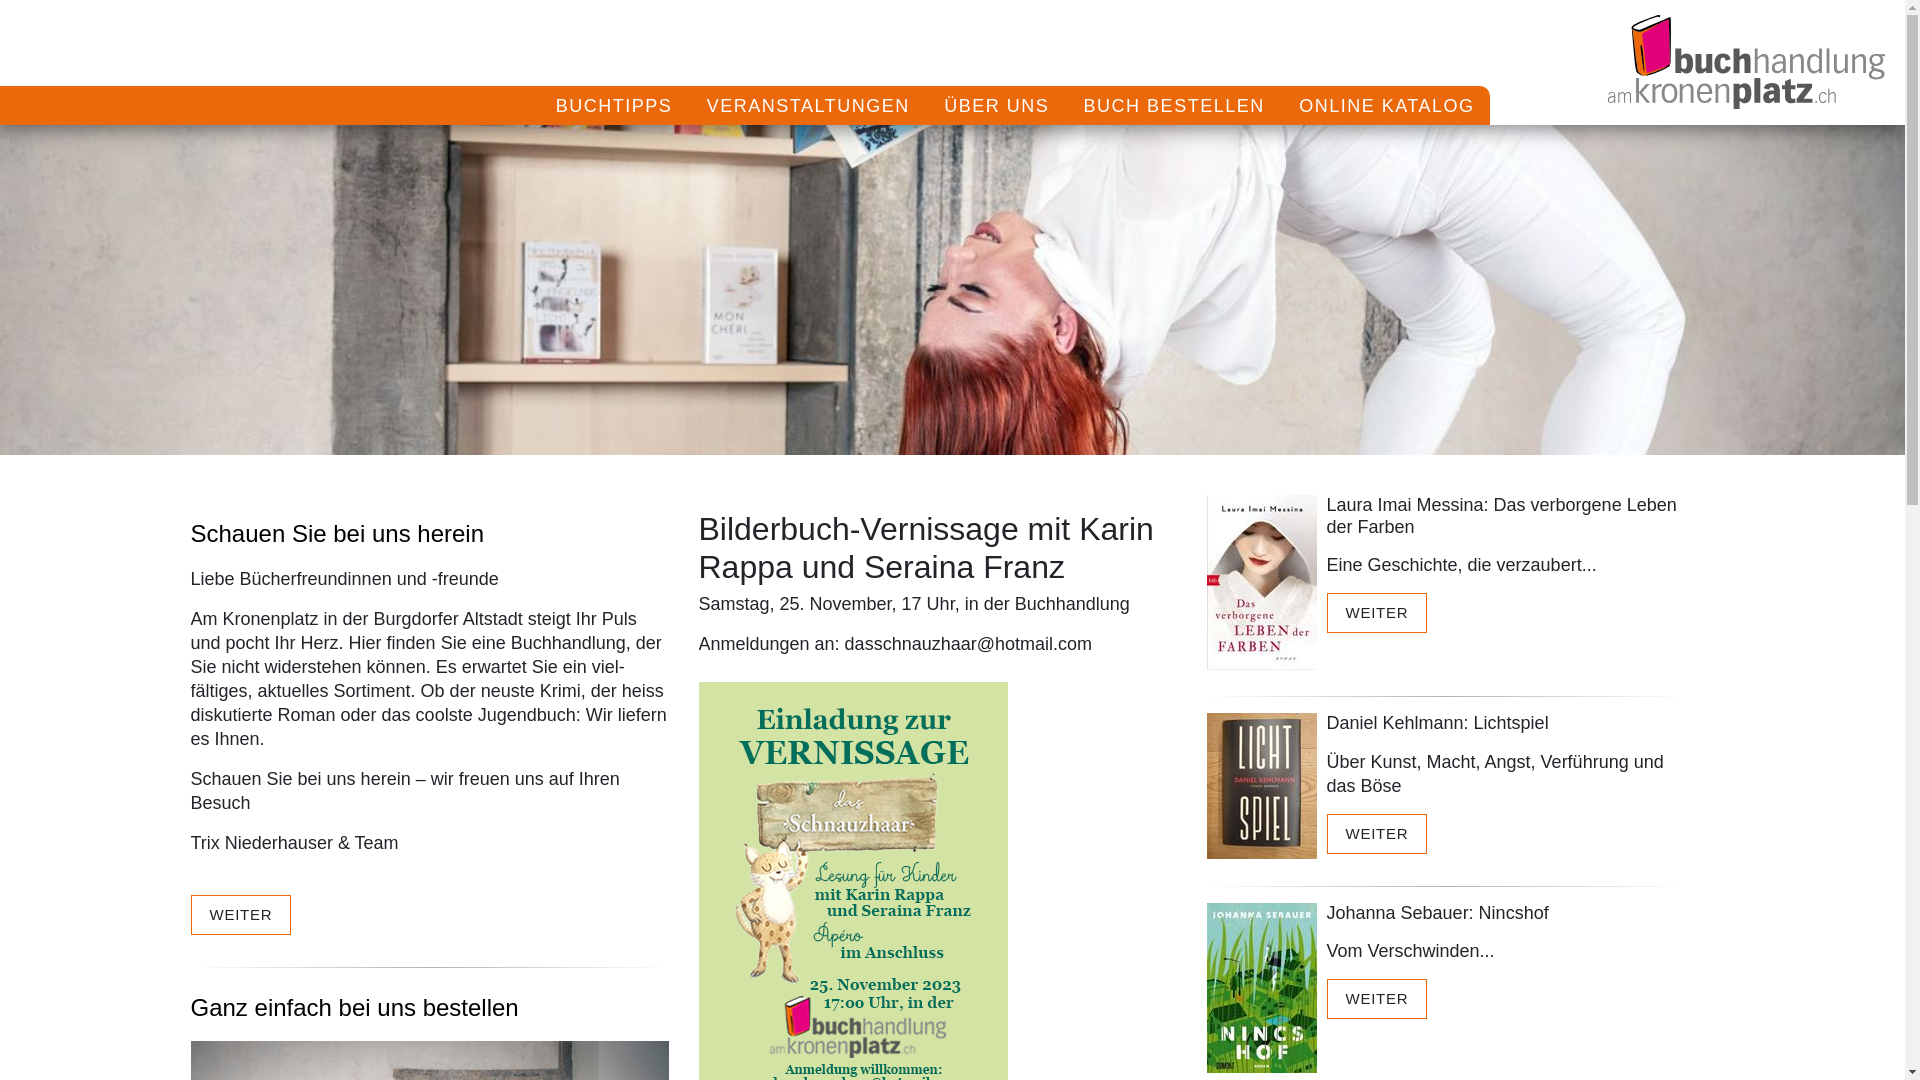 The width and height of the screenshot is (1920, 1080). What do you see at coordinates (1385, 105) in the screenshot?
I see `'ONLINE KATALOG'` at bounding box center [1385, 105].